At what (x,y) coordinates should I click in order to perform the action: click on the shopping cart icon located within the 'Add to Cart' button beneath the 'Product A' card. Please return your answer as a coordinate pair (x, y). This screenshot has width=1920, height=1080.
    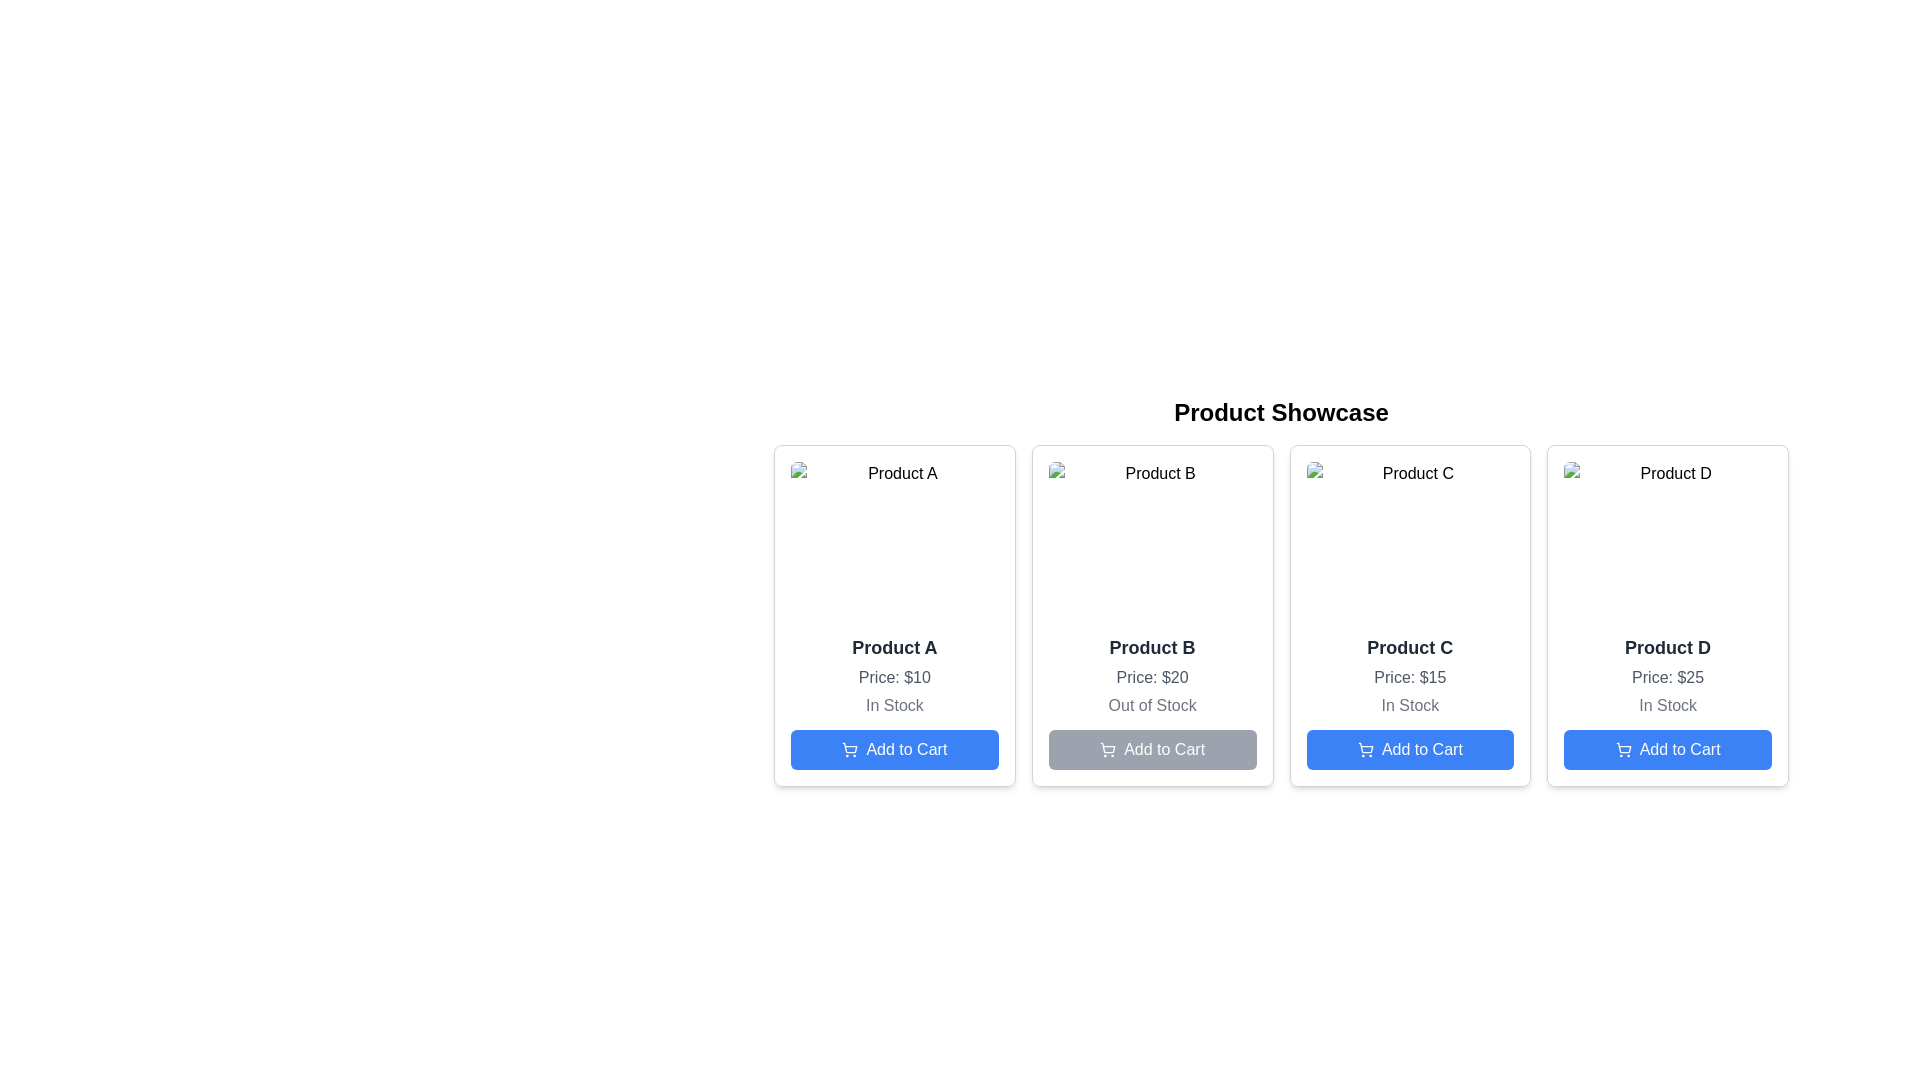
    Looking at the image, I should click on (850, 748).